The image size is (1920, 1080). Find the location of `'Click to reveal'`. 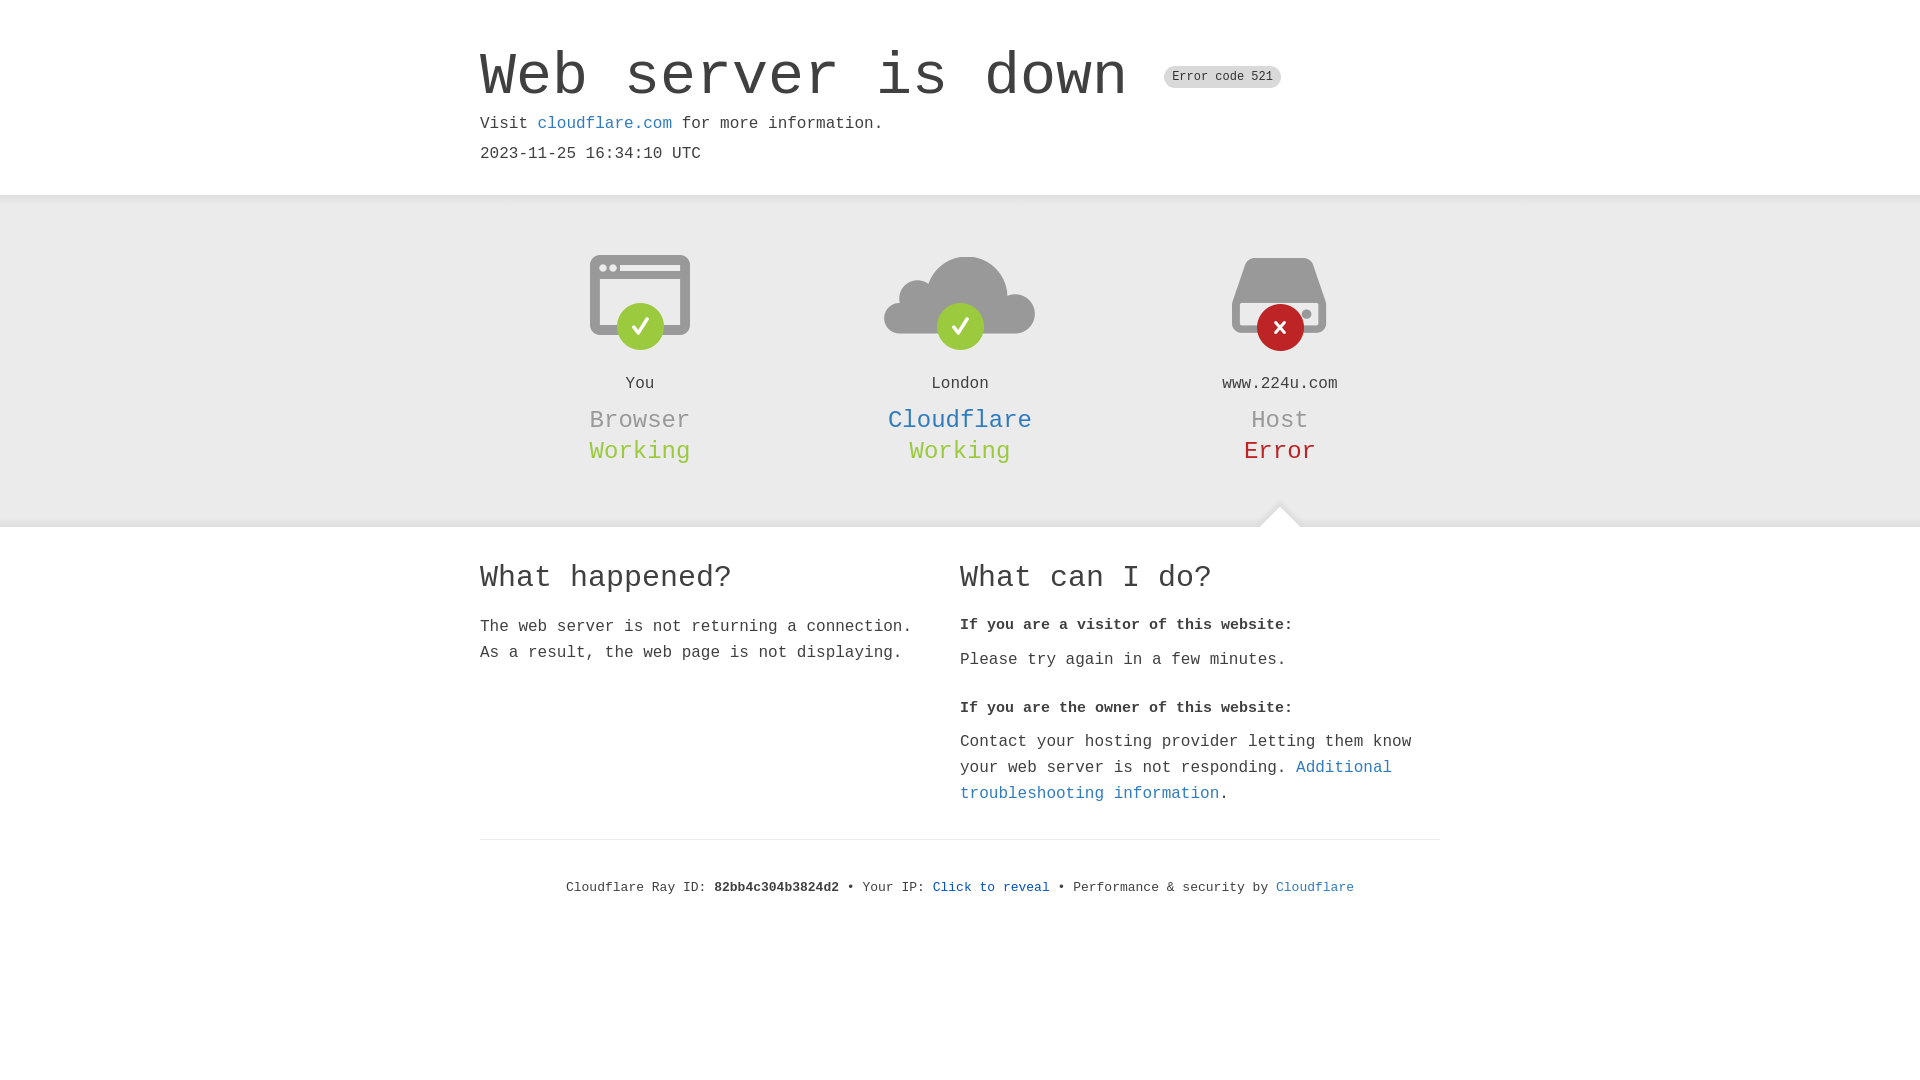

'Click to reveal' is located at coordinates (991, 886).